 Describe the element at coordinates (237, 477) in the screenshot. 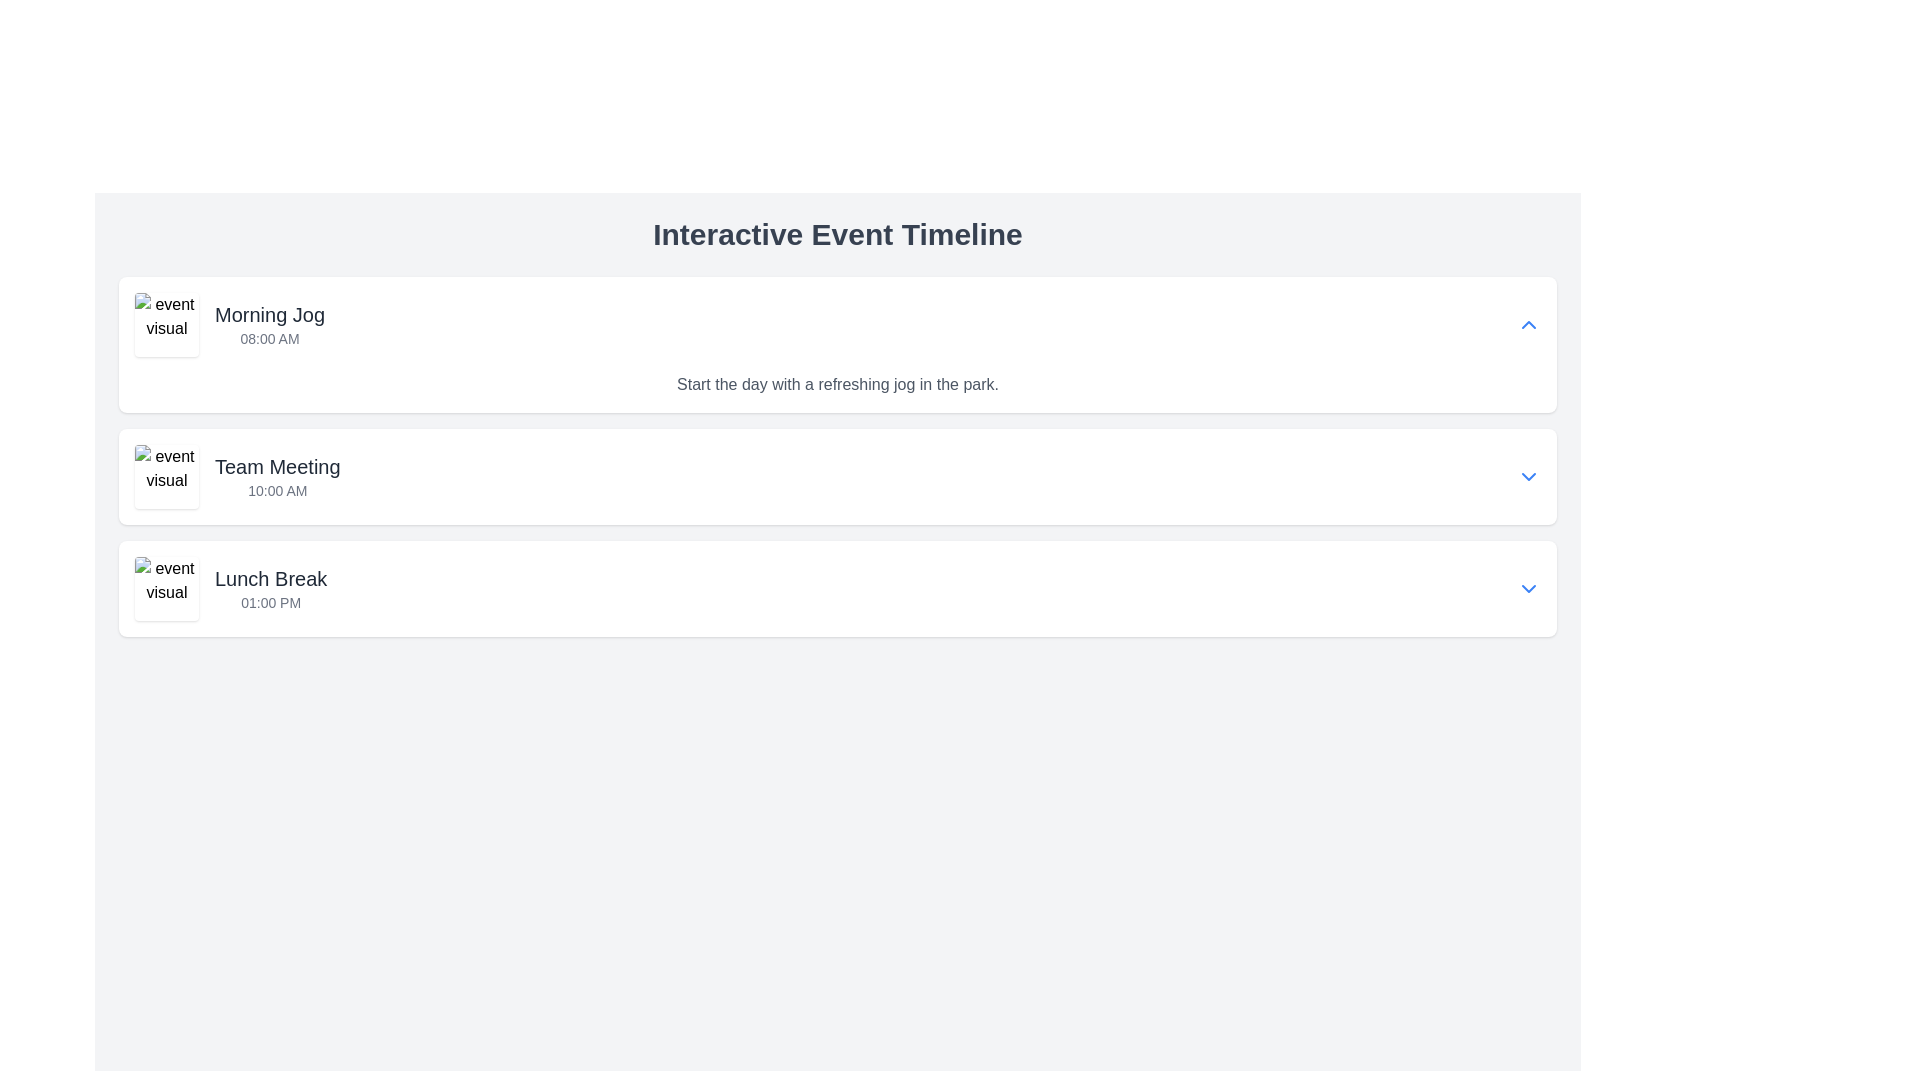

I see `on the second interactive timeline entry labeled 'Team Meeting'` at that location.